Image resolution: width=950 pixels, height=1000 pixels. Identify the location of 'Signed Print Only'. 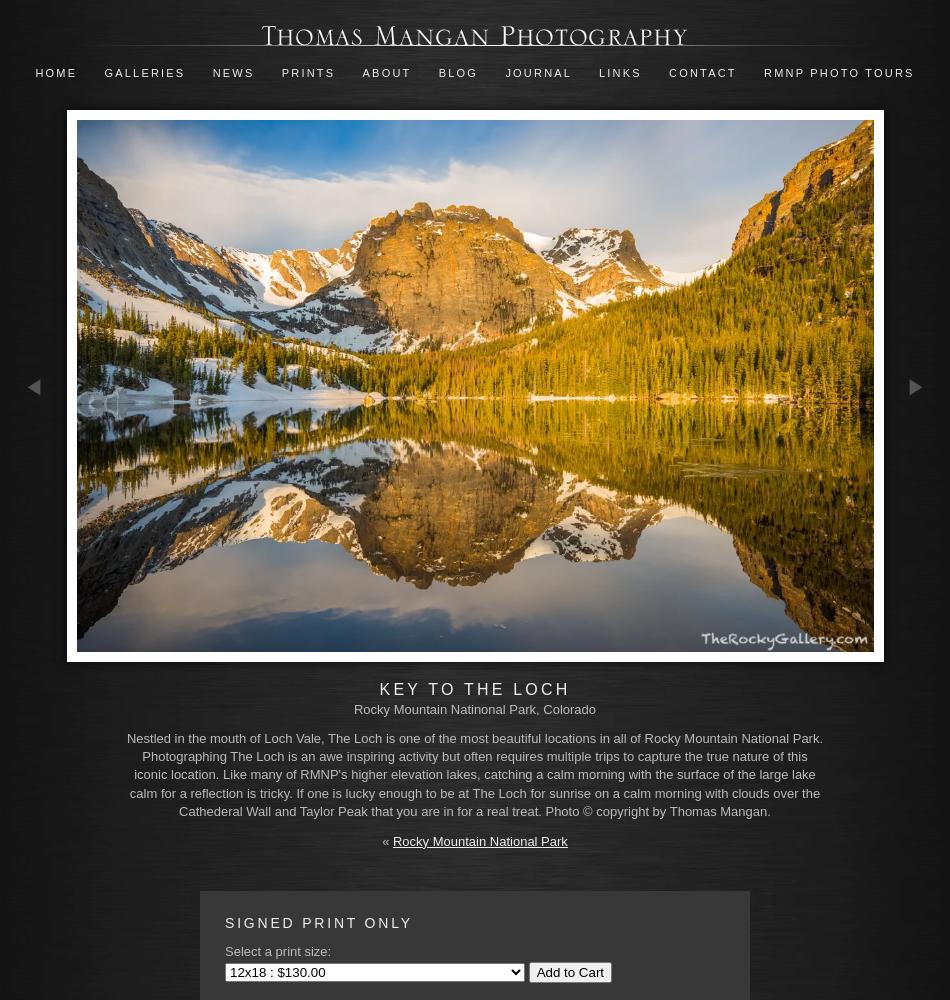
(317, 923).